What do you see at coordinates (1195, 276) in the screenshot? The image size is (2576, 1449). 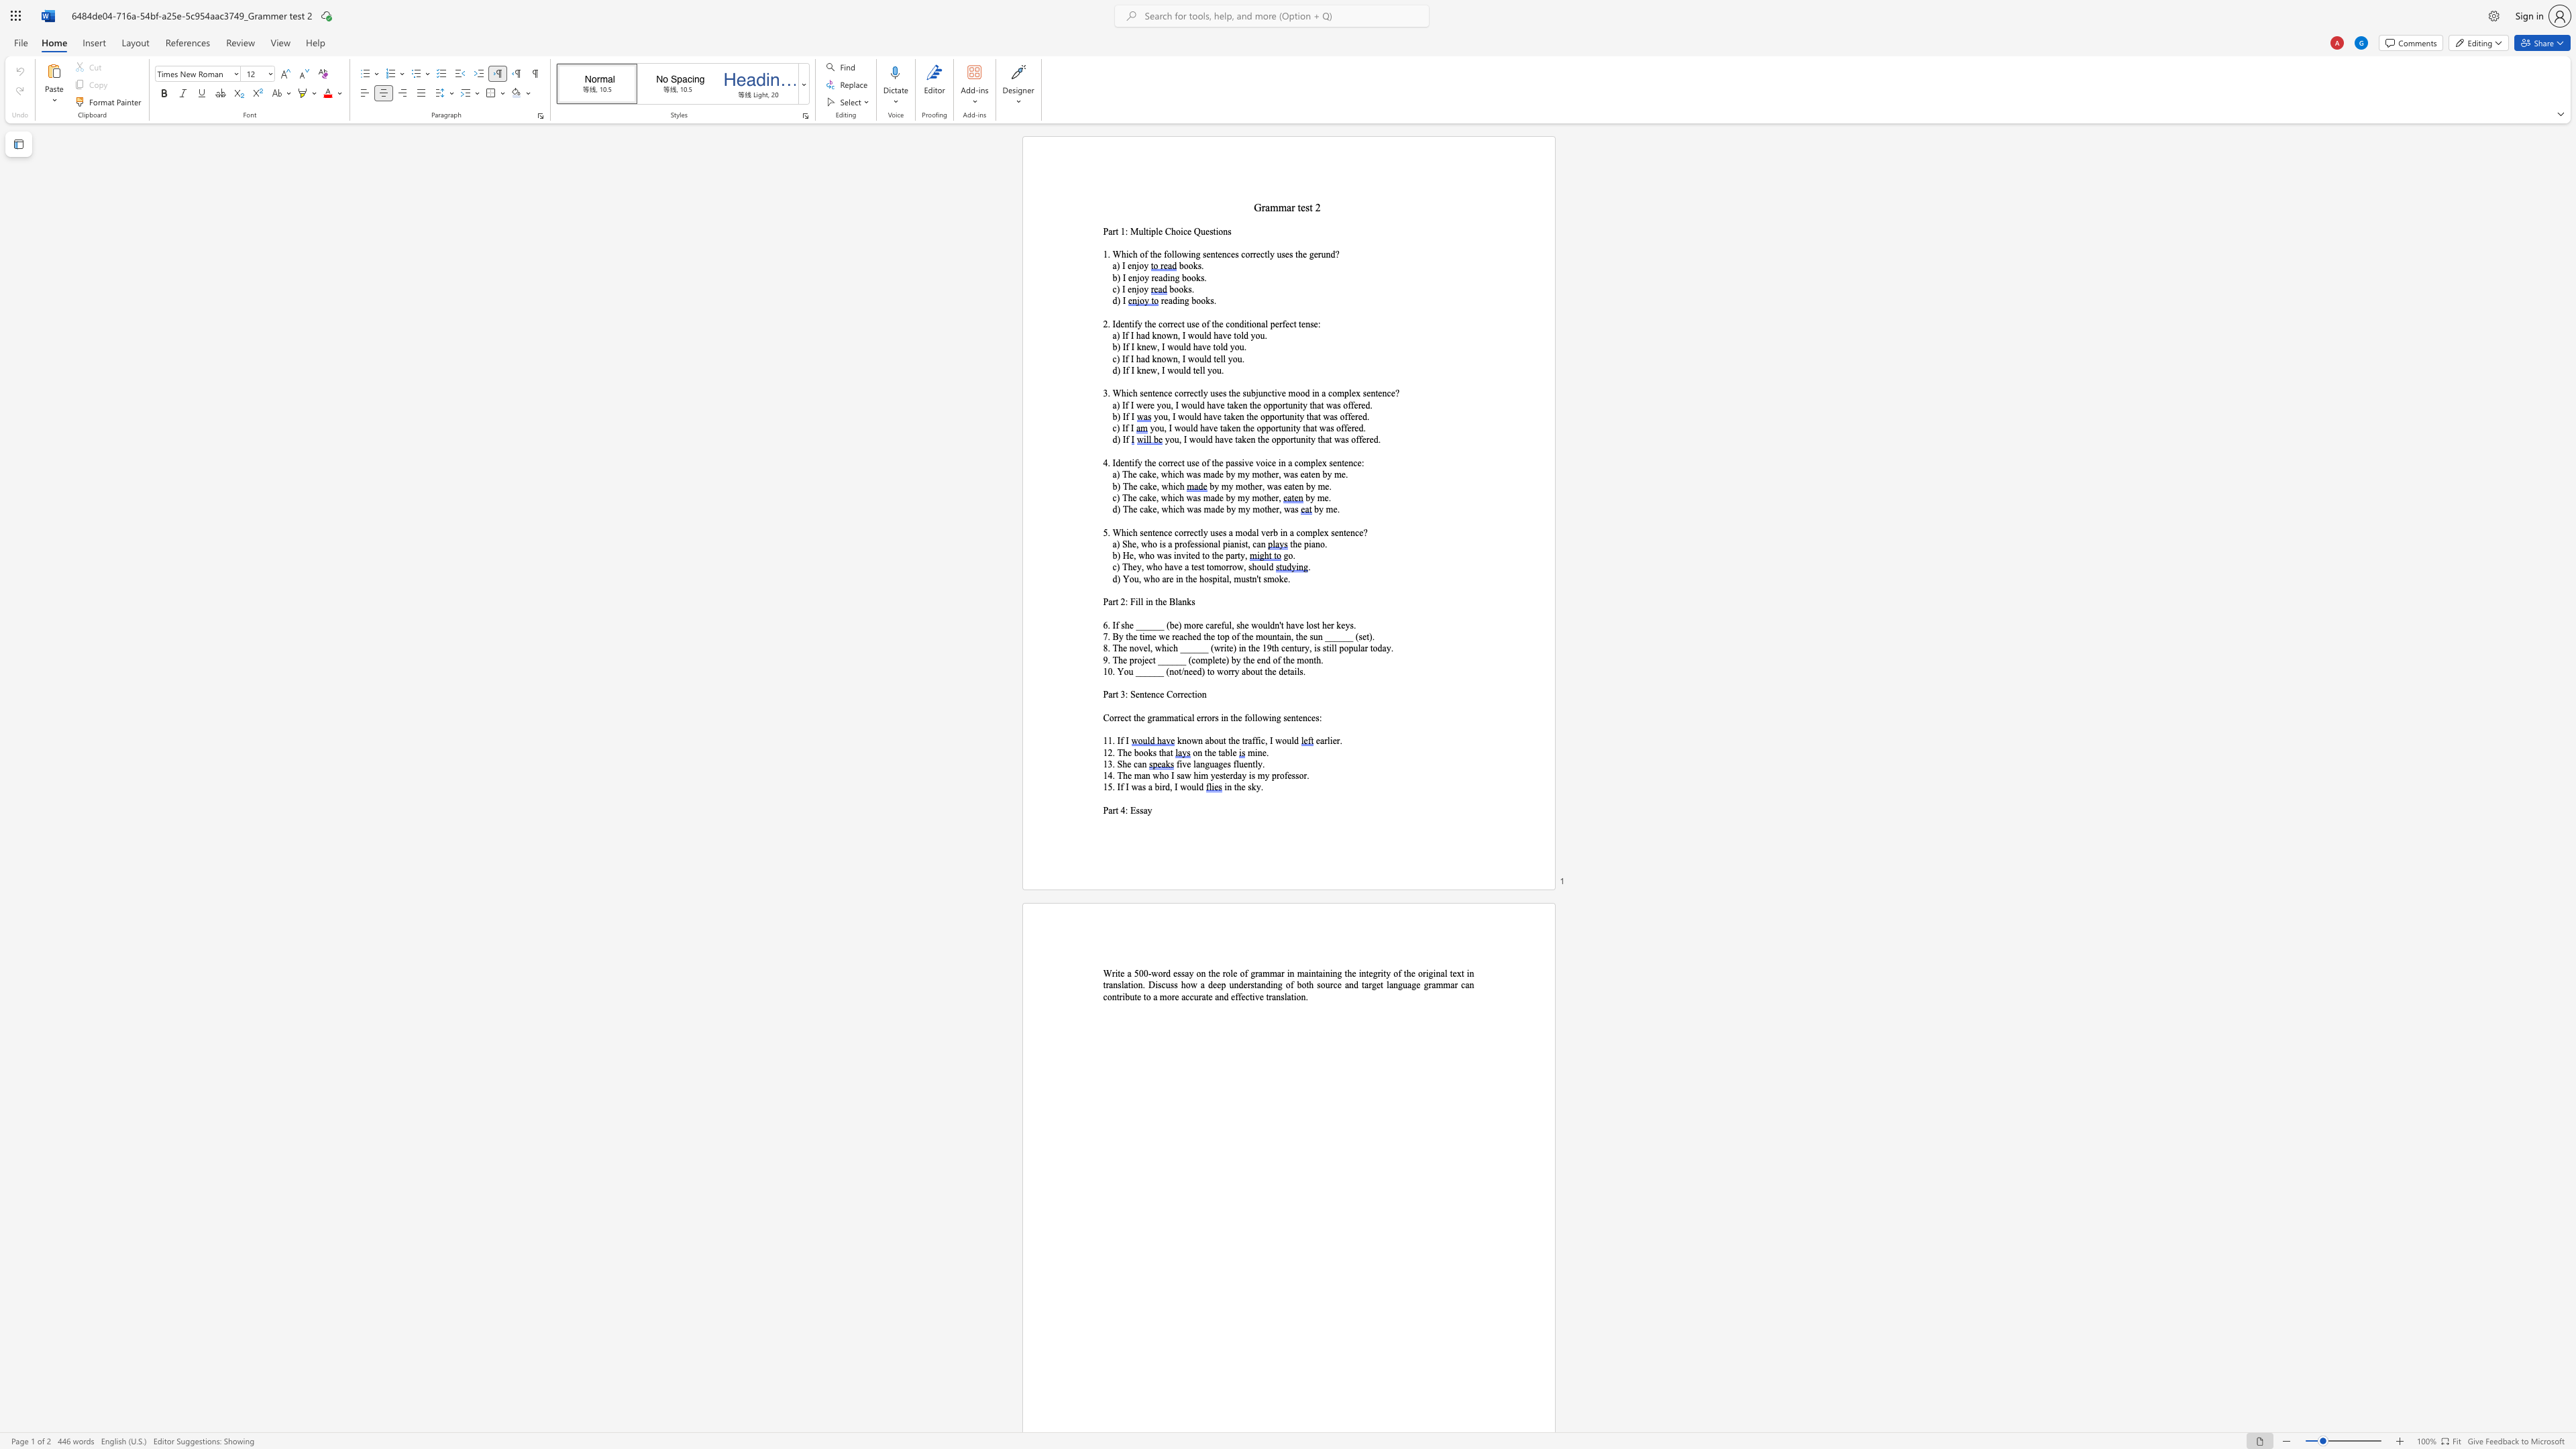 I see `the space between the continuous character "o" and "k" in the text` at bounding box center [1195, 276].